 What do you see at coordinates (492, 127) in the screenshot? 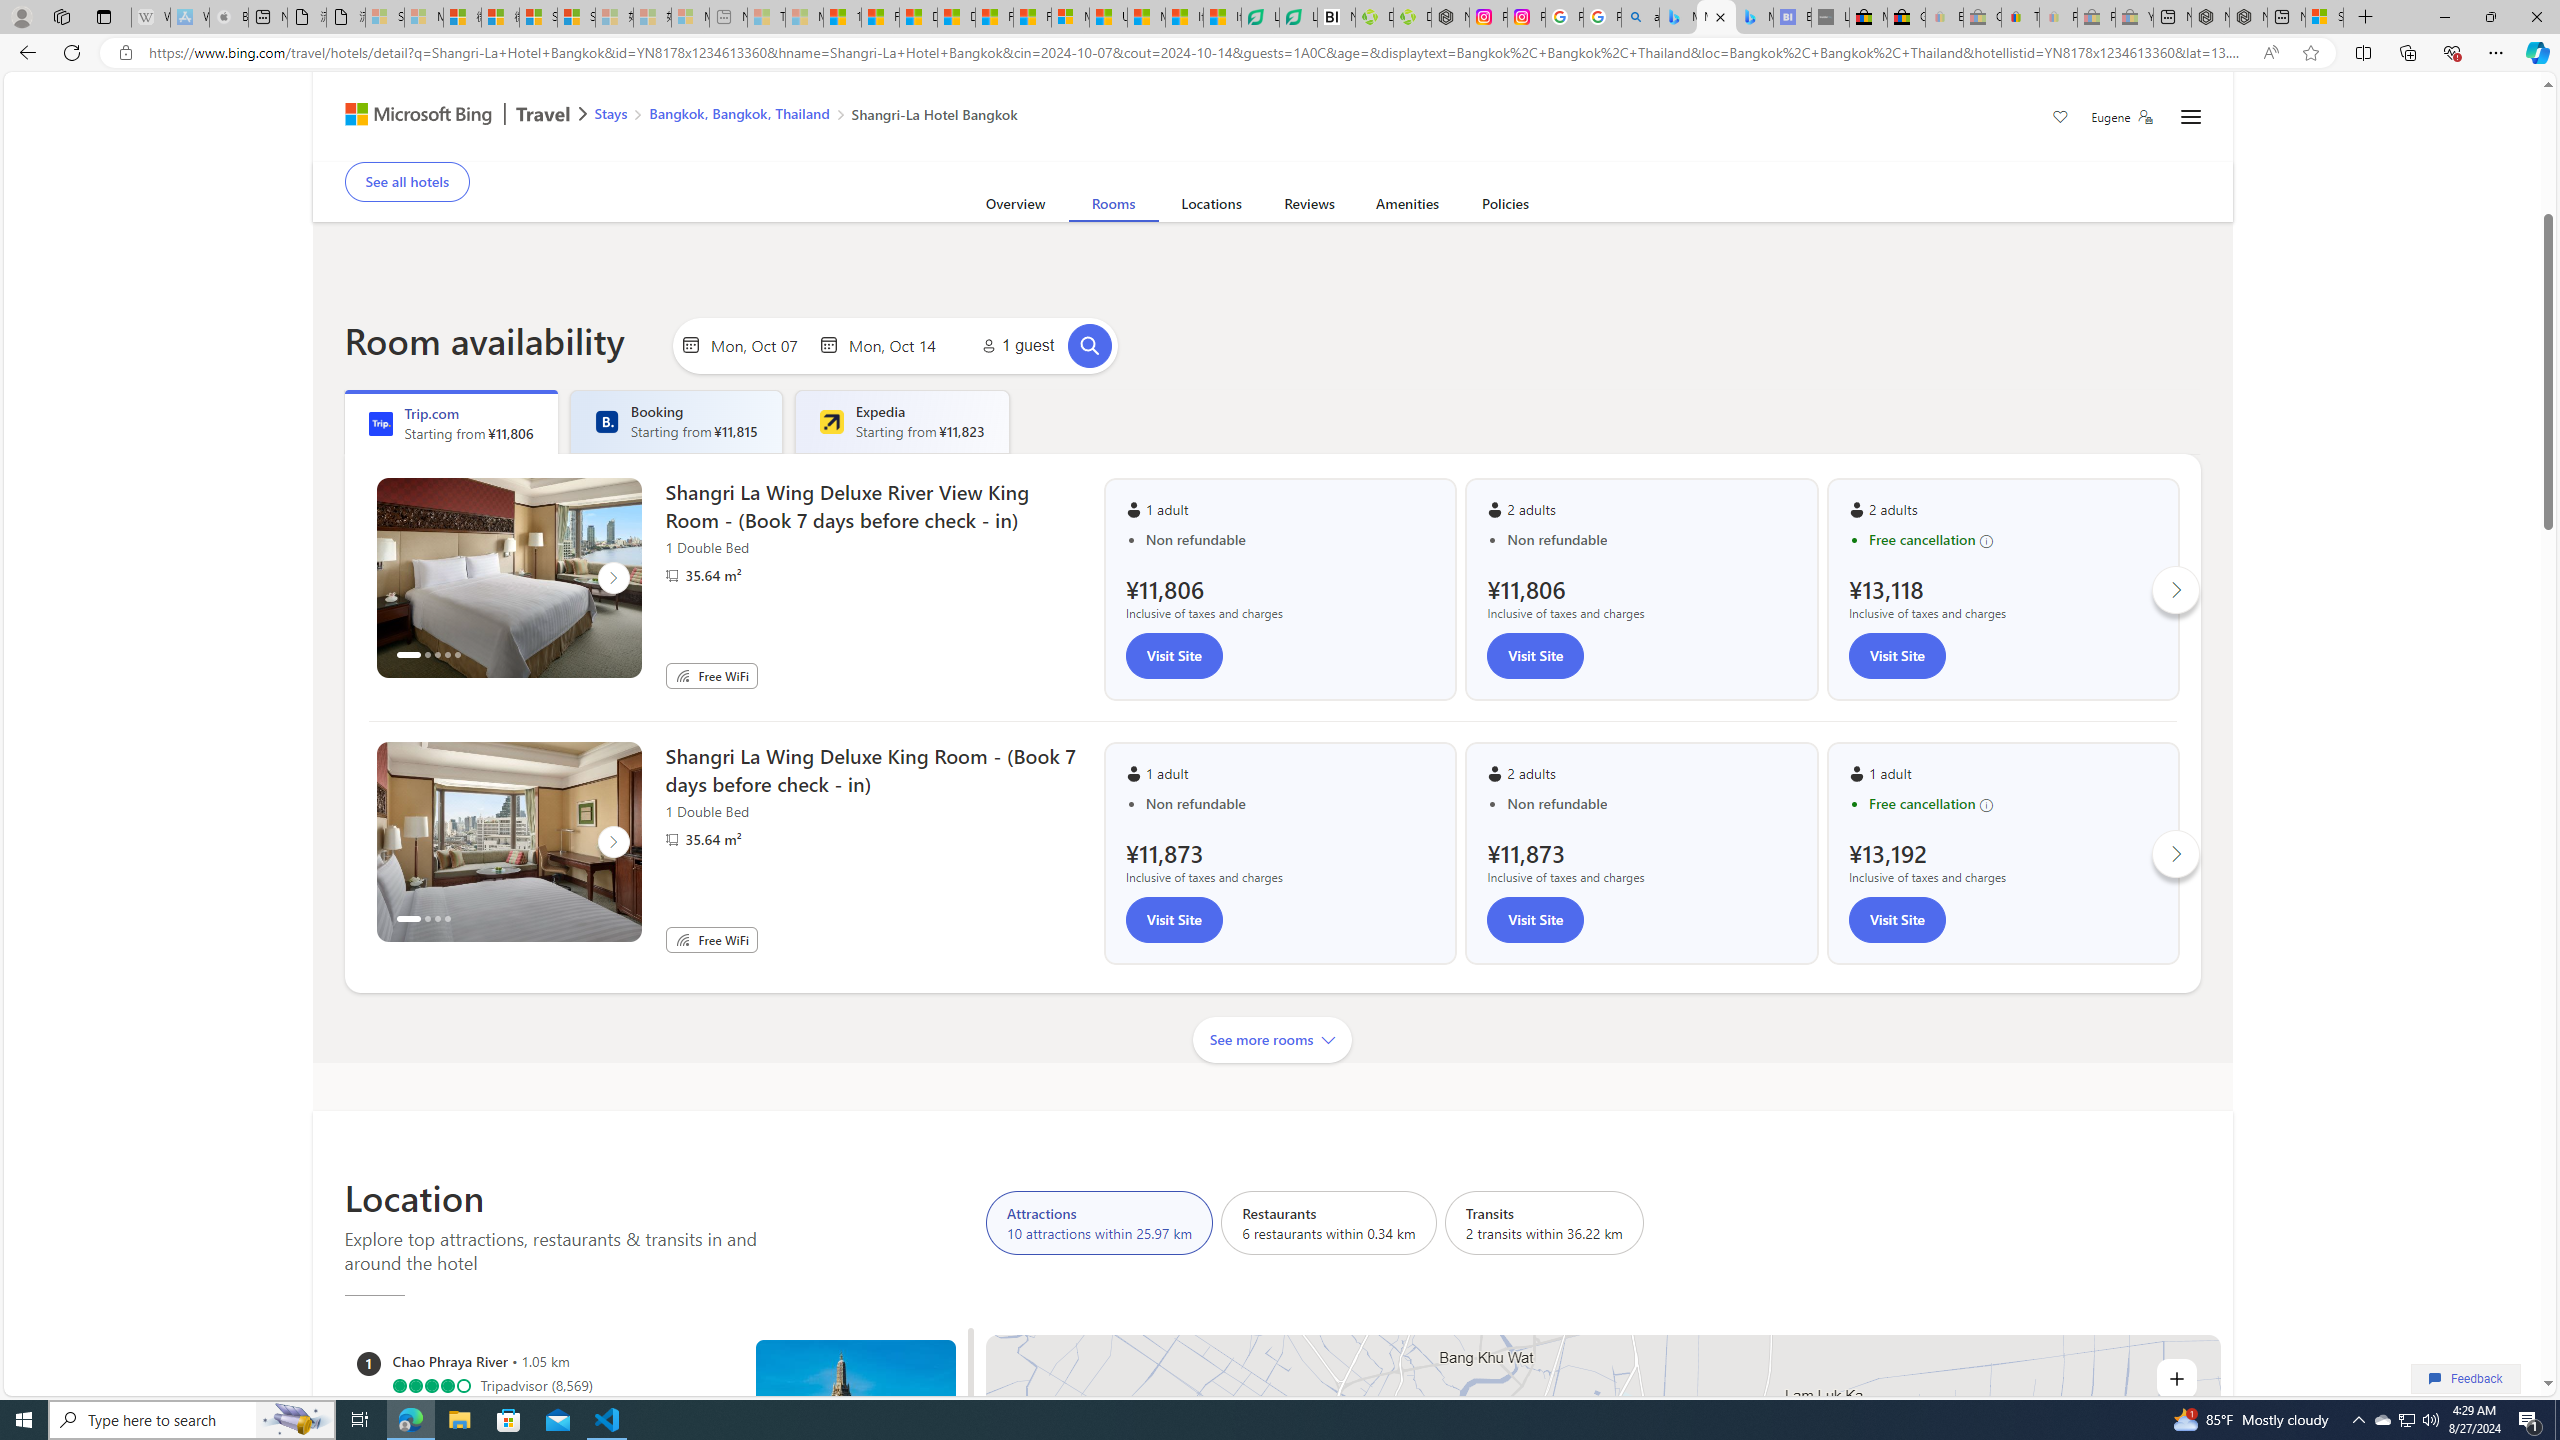
I see `'2,234 Booking.com reviews'` at bounding box center [492, 127].